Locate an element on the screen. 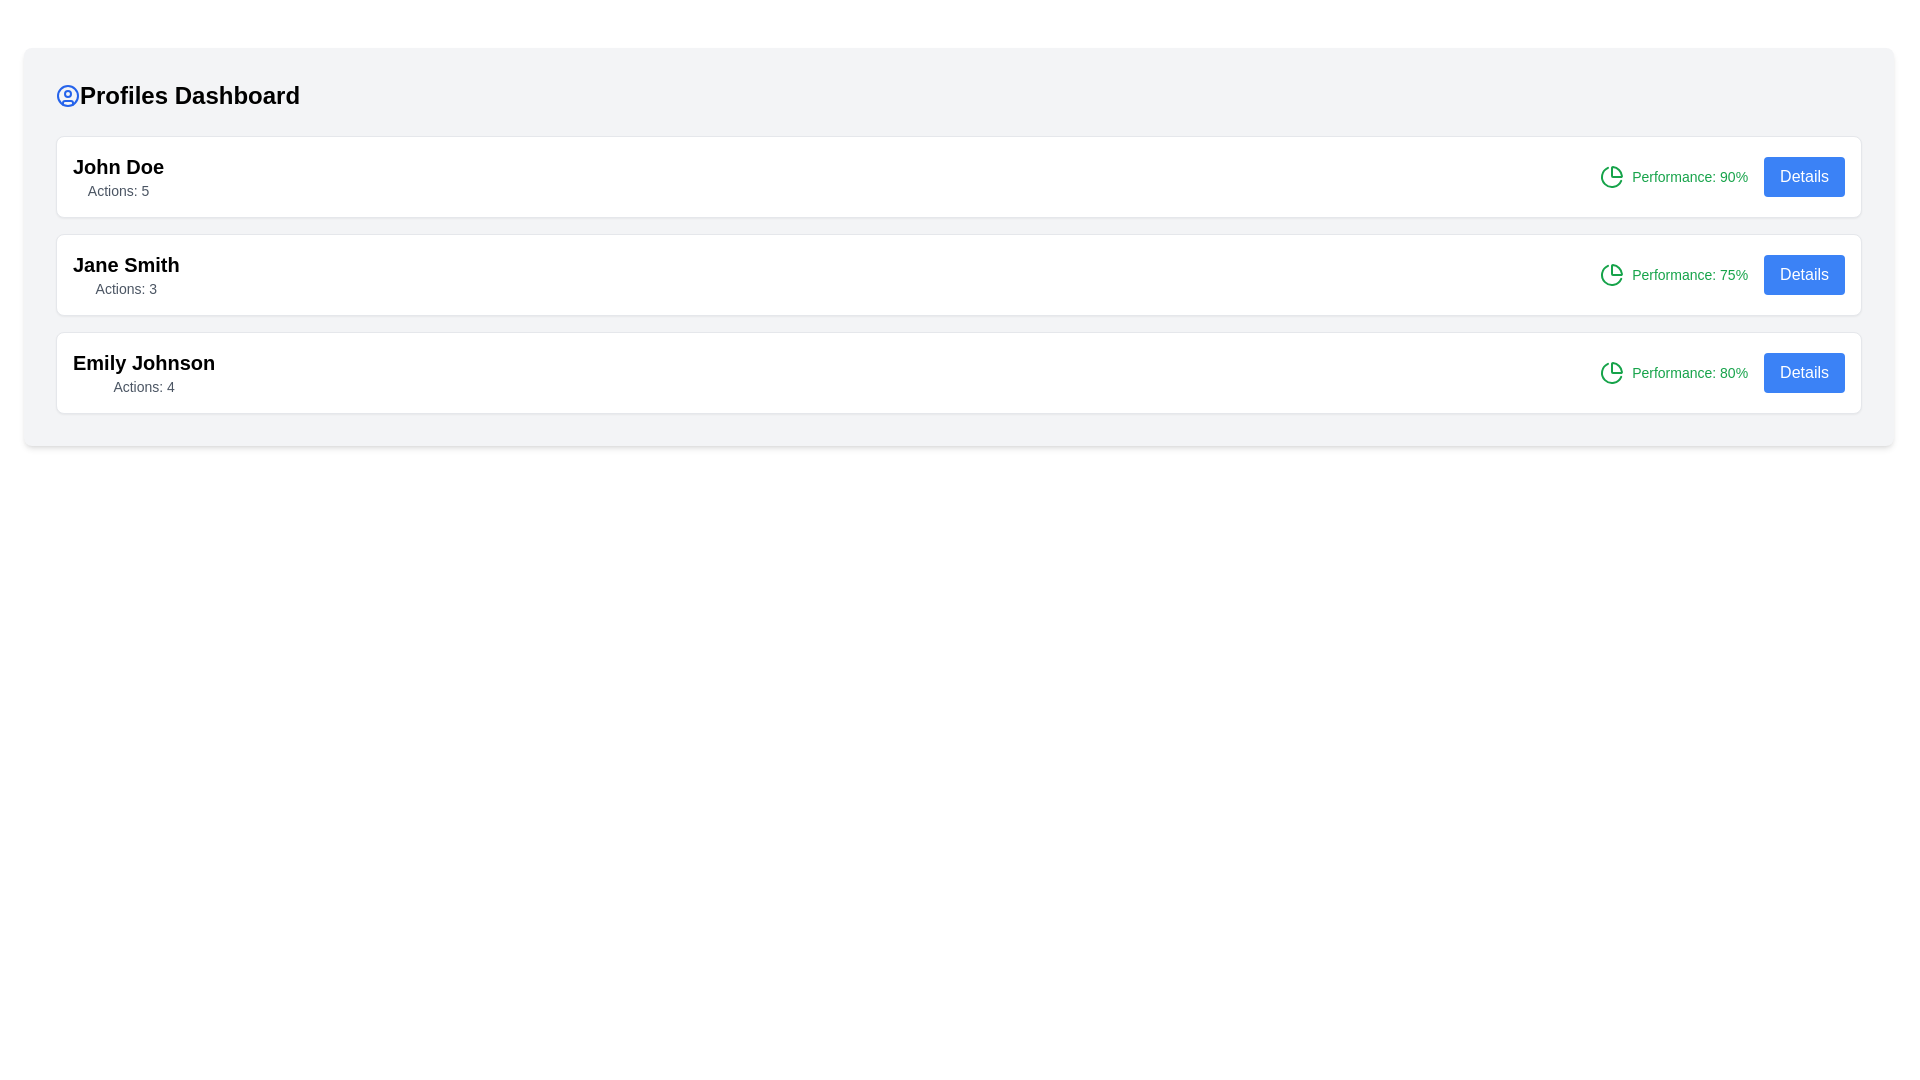  the text label displaying 'Actions: 3', which is located below the bold 'Jane Smith' text in a vertically arranged list is located at coordinates (125, 289).